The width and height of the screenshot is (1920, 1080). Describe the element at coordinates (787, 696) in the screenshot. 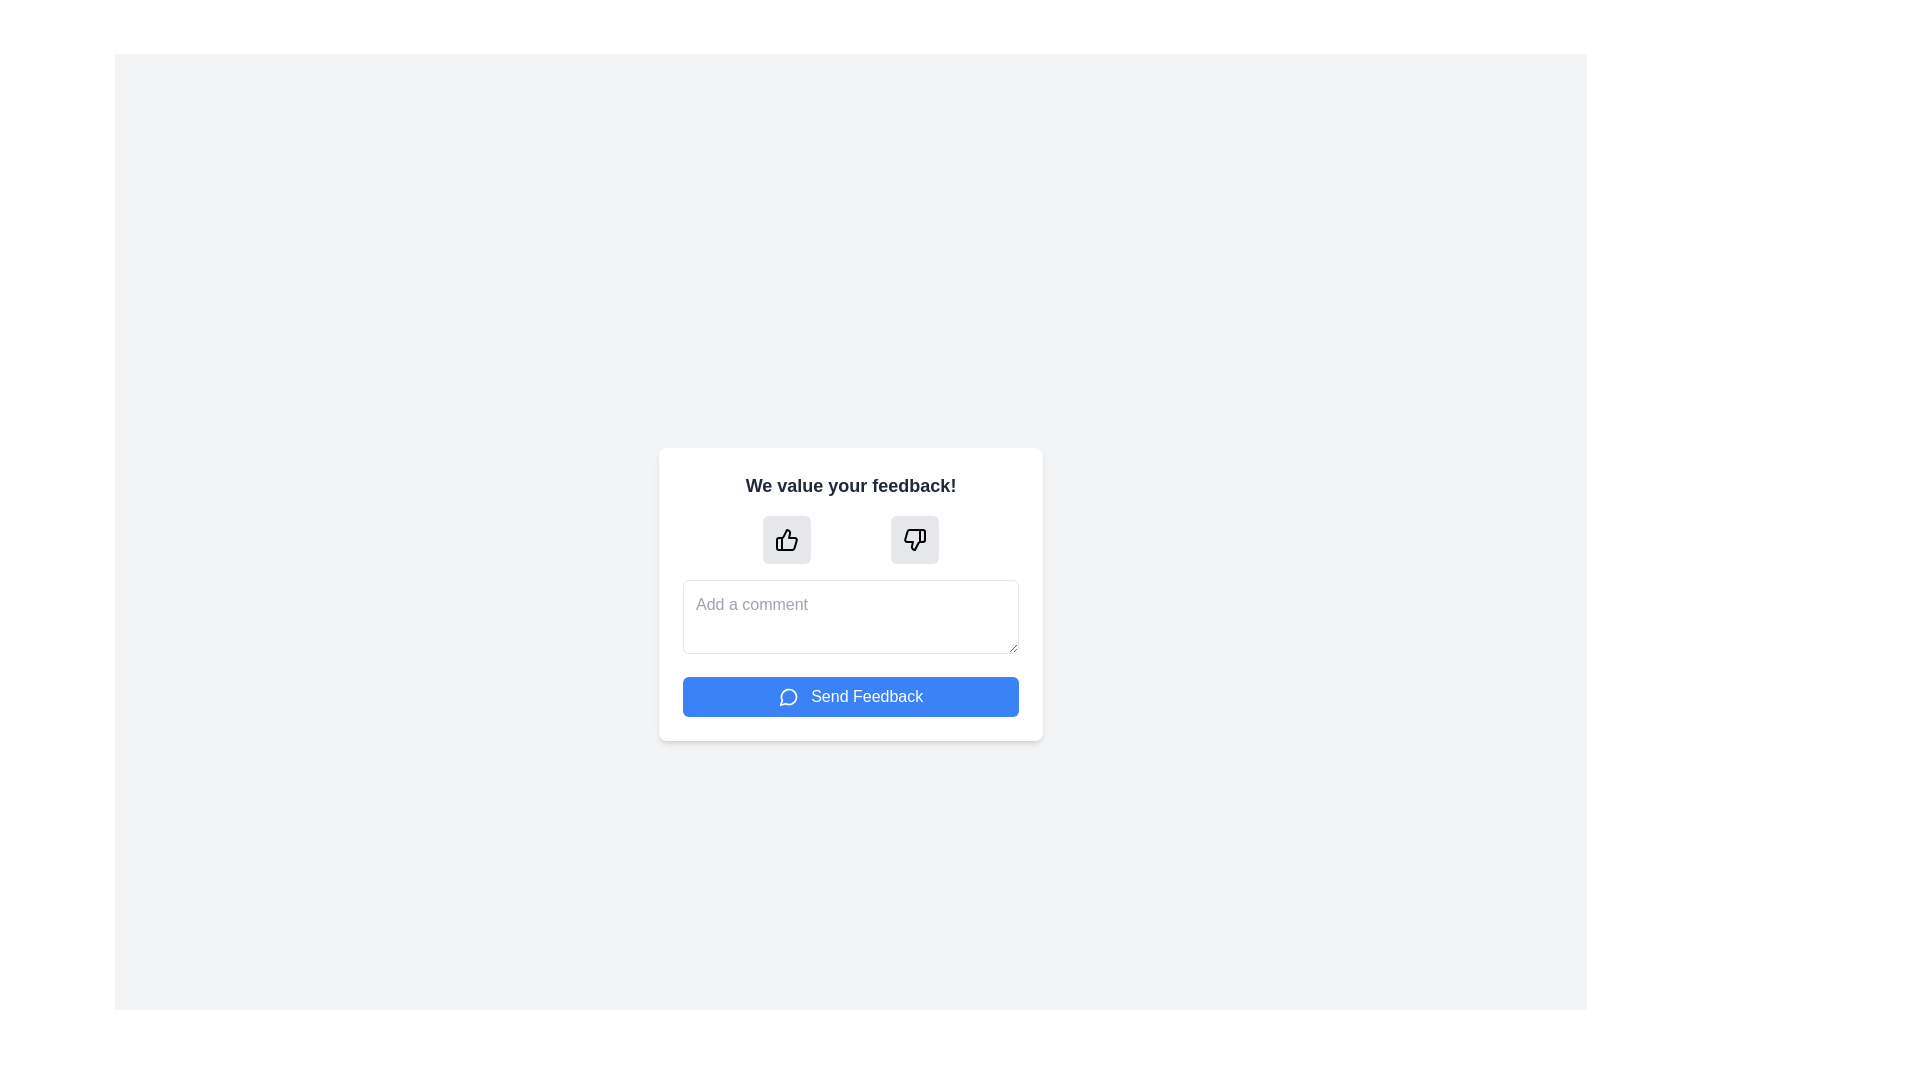

I see `the button labeled 'Send Feedback' which contains the circular speech bubble outline icon` at that location.